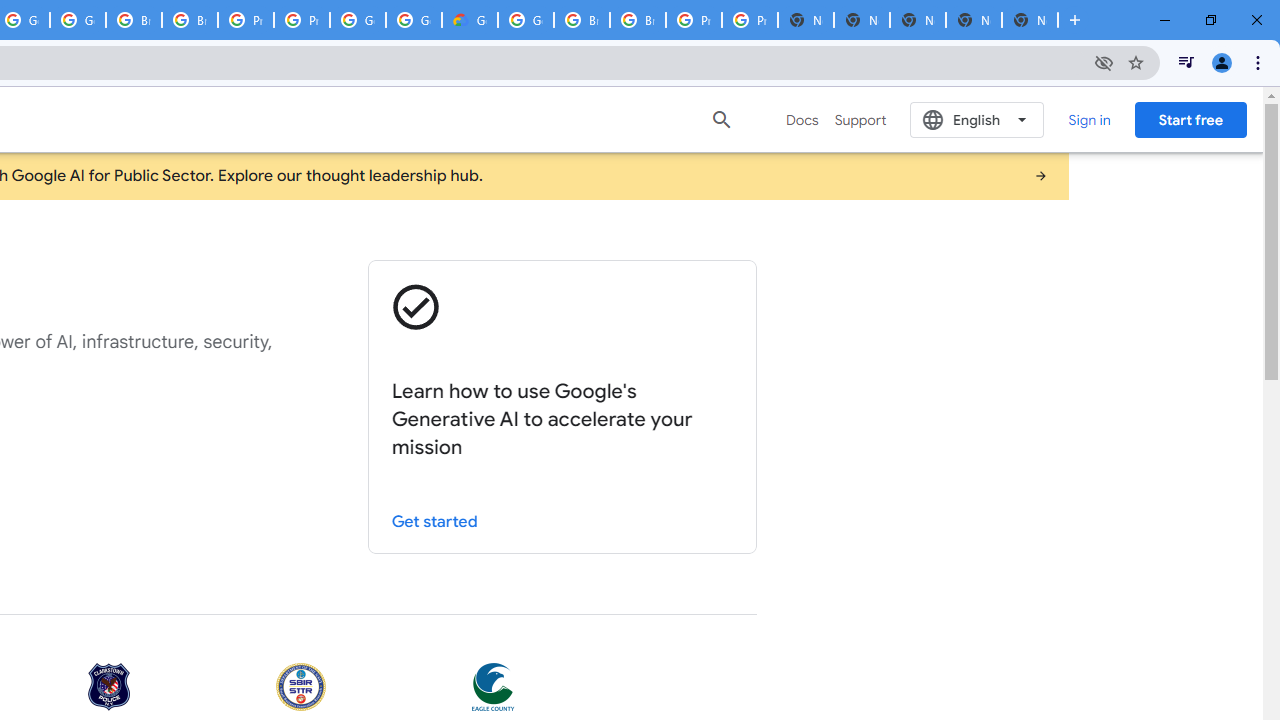 The image size is (1280, 720). What do you see at coordinates (468, 20) in the screenshot?
I see `'Google Cloud Estimate Summary'` at bounding box center [468, 20].